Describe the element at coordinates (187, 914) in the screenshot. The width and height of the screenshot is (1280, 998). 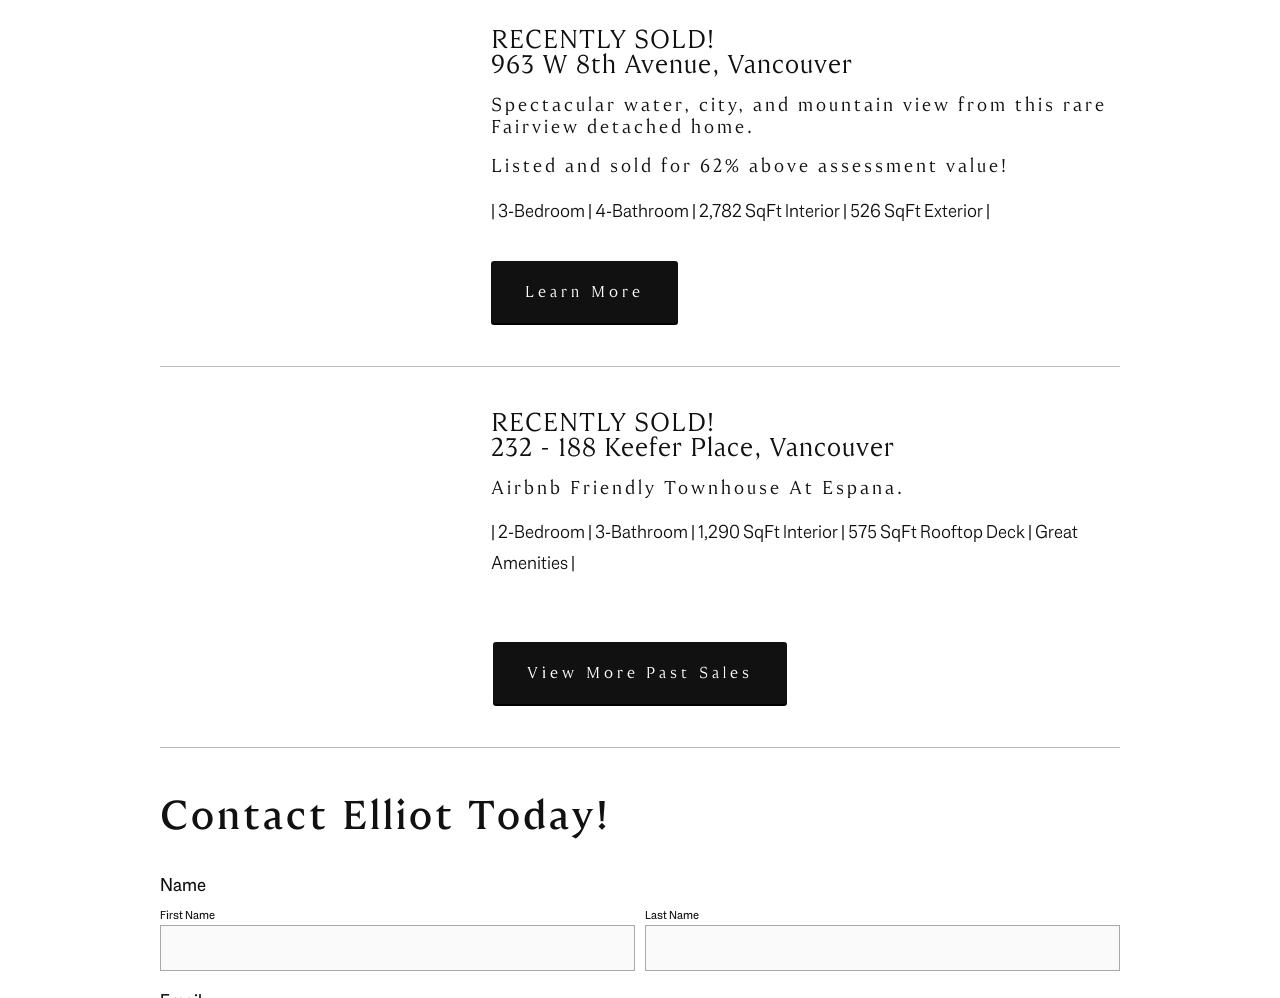
I see `'First Name'` at that location.